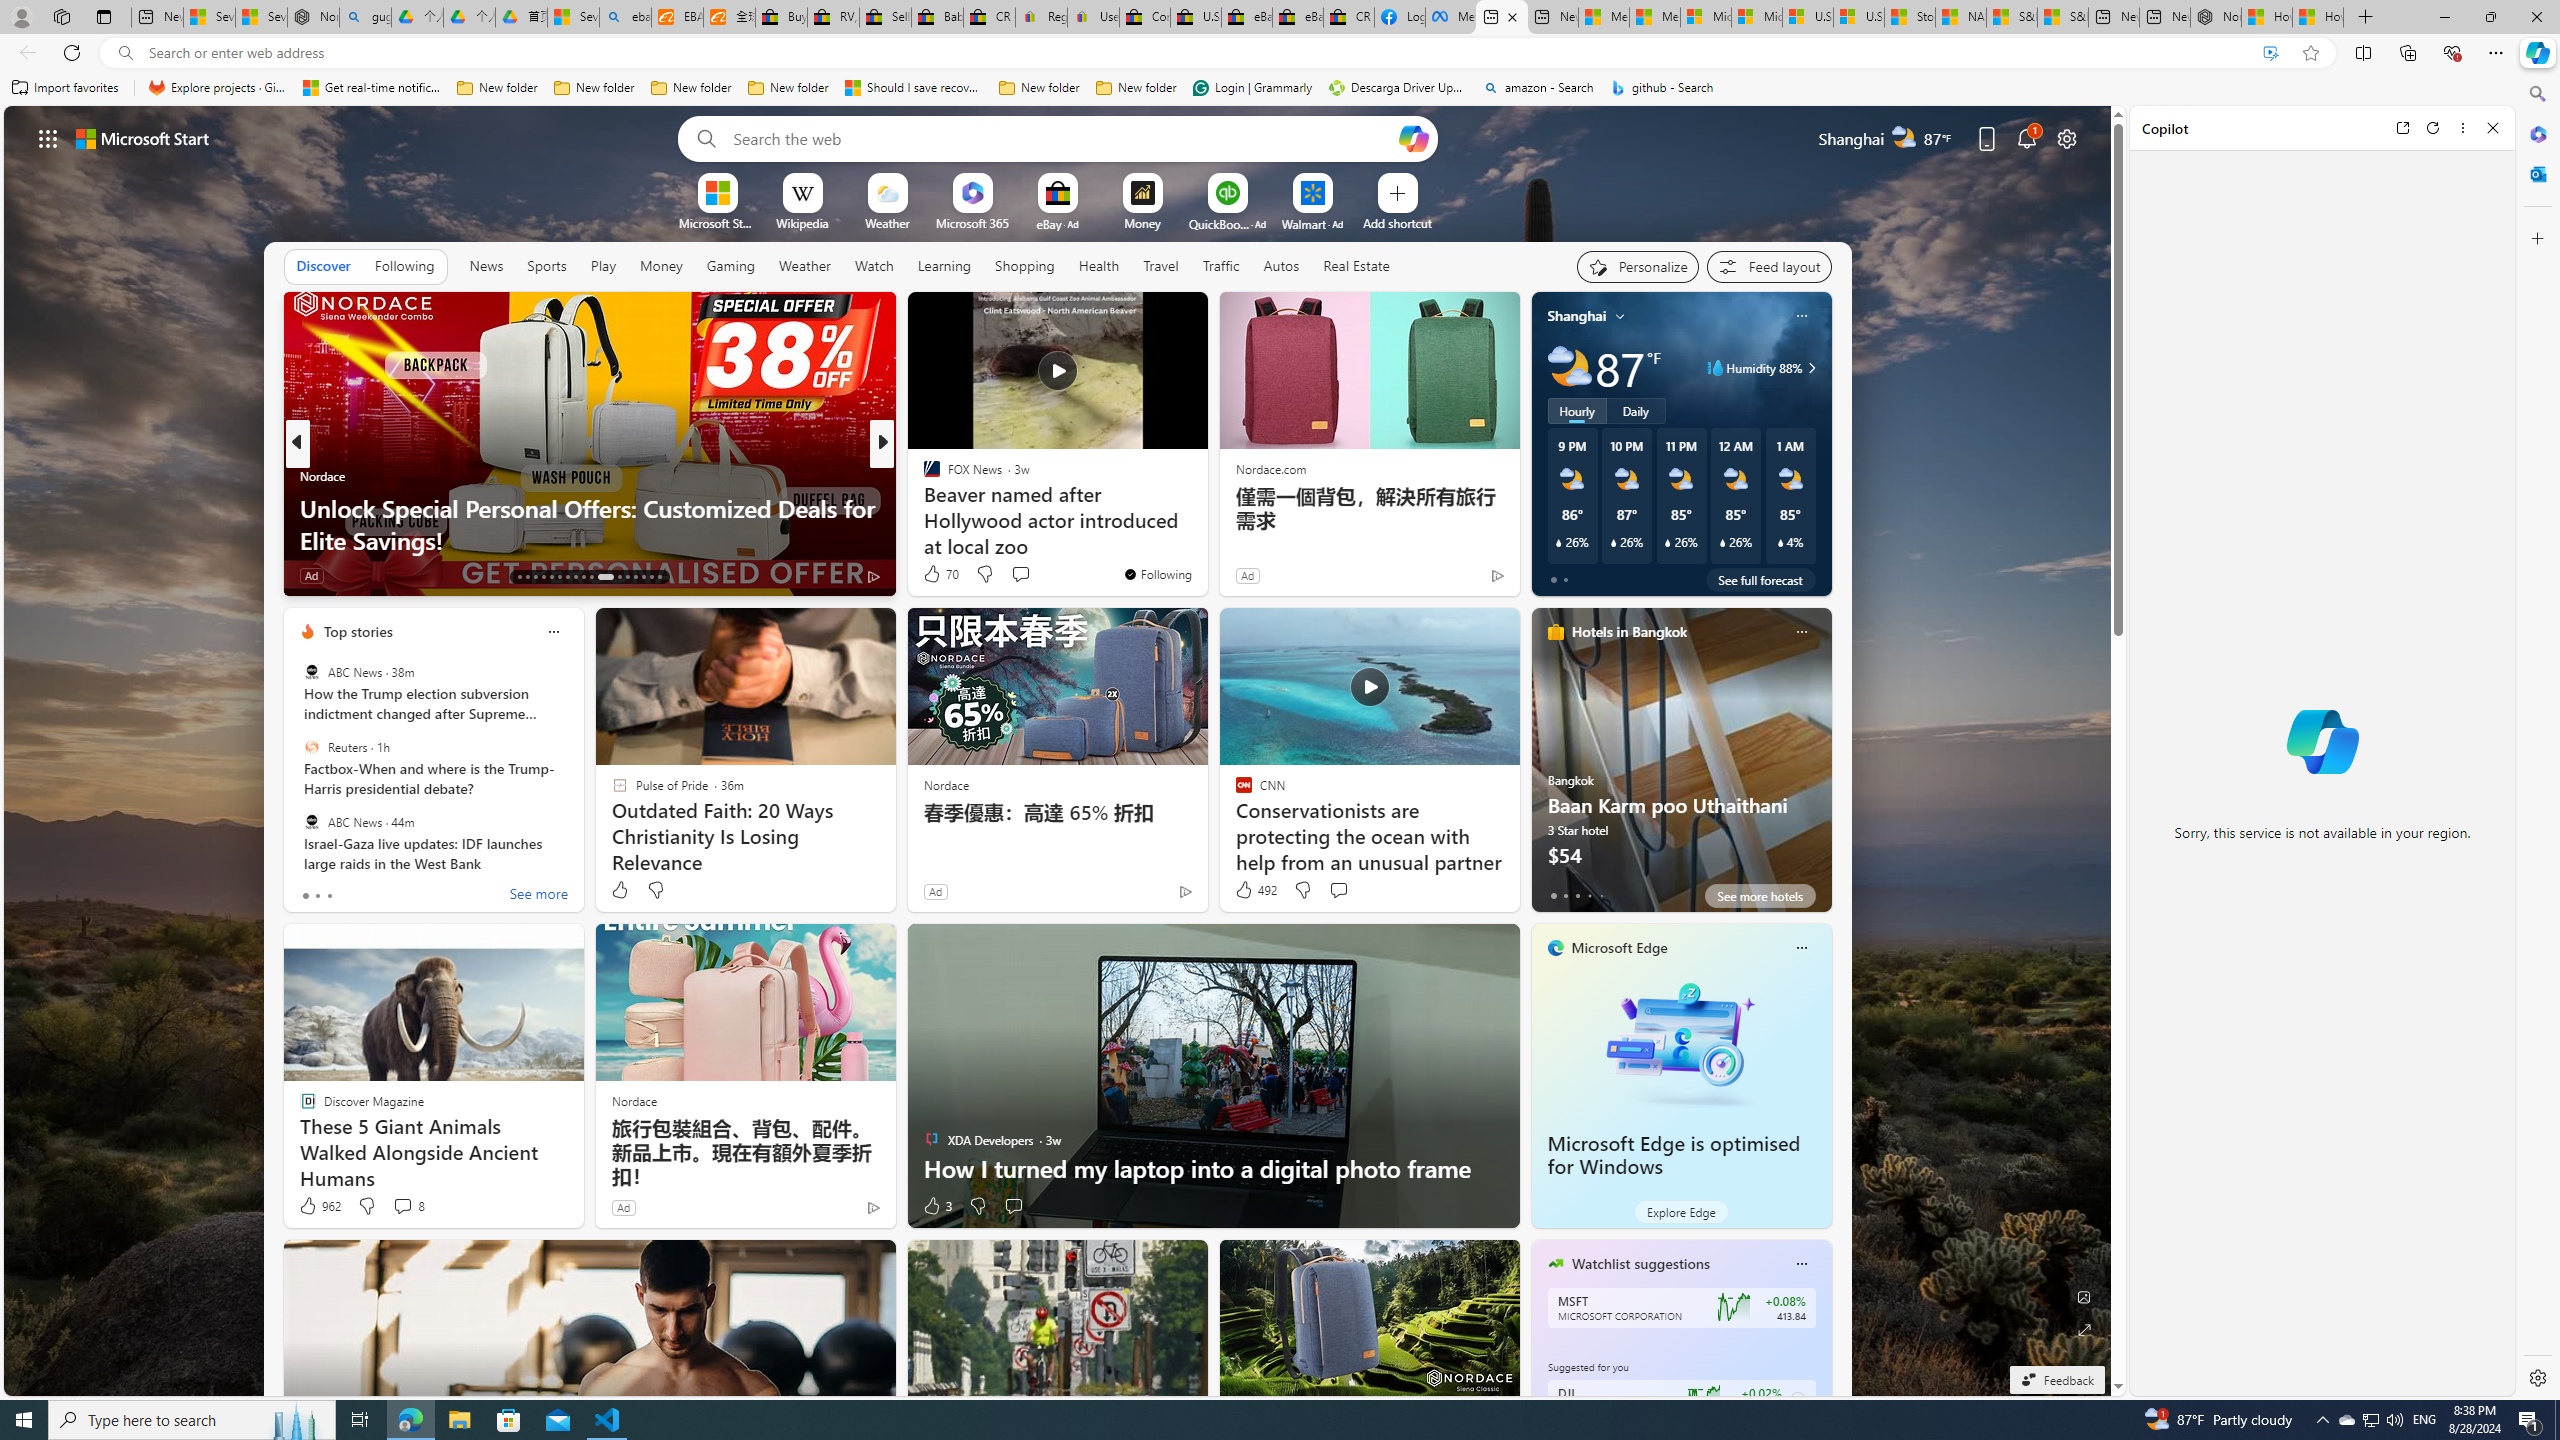  I want to click on '11 Like', so click(933, 575).